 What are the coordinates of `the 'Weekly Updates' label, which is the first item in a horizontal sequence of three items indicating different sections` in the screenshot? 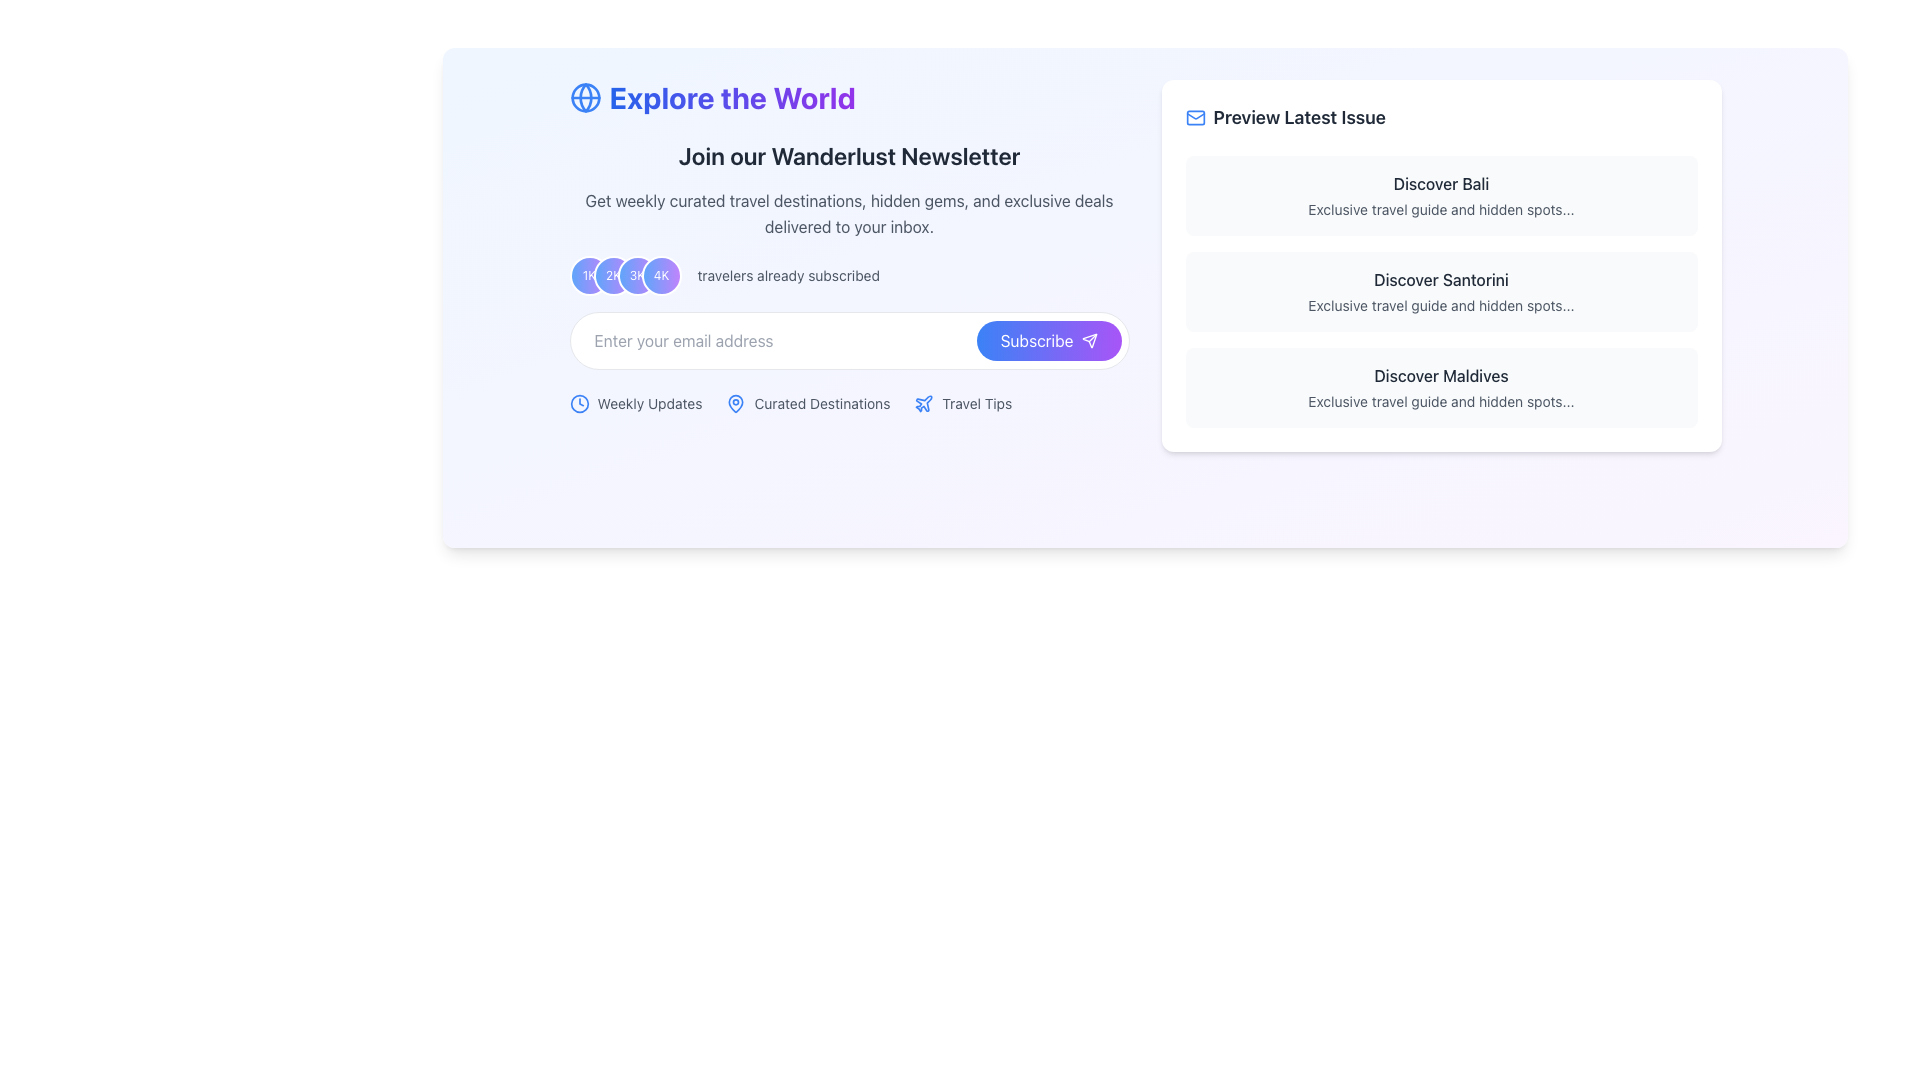 It's located at (634, 404).